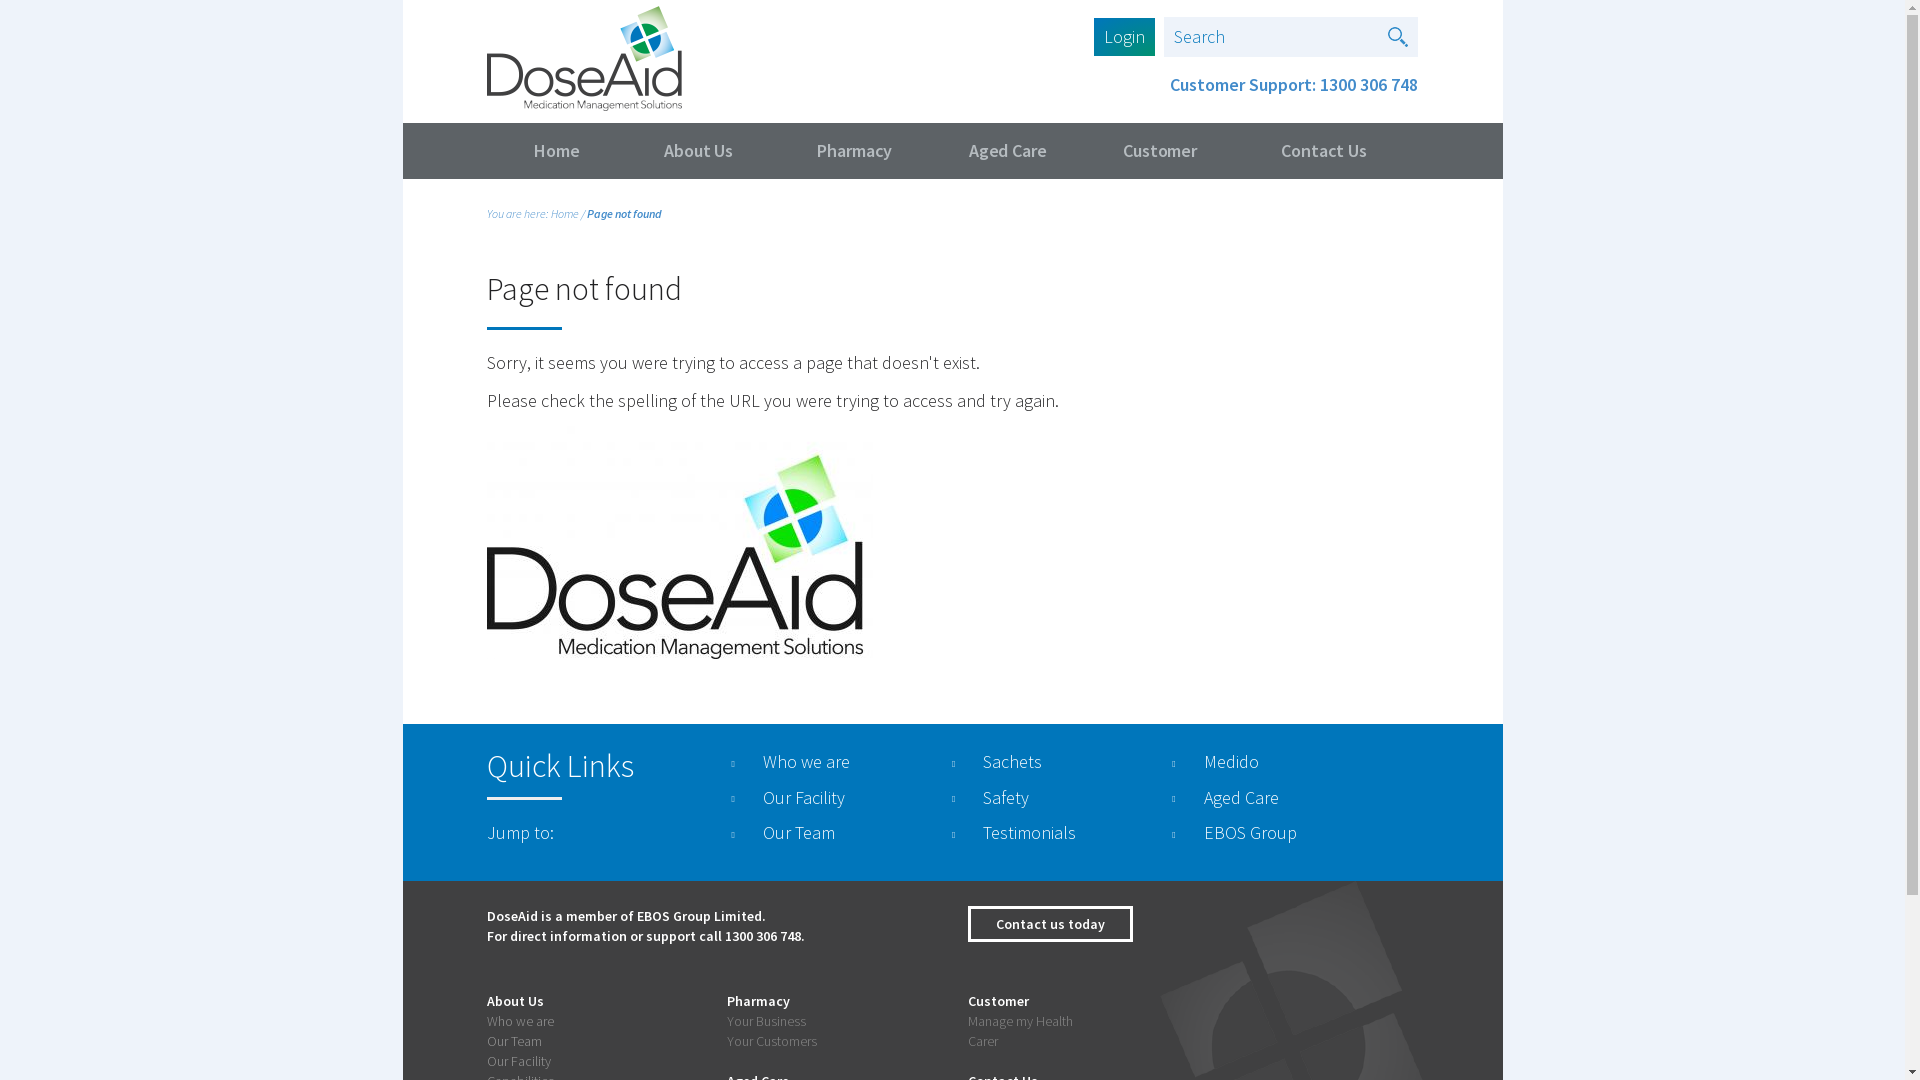 The image size is (1920, 1080). What do you see at coordinates (1007, 149) in the screenshot?
I see `'Aged Care'` at bounding box center [1007, 149].